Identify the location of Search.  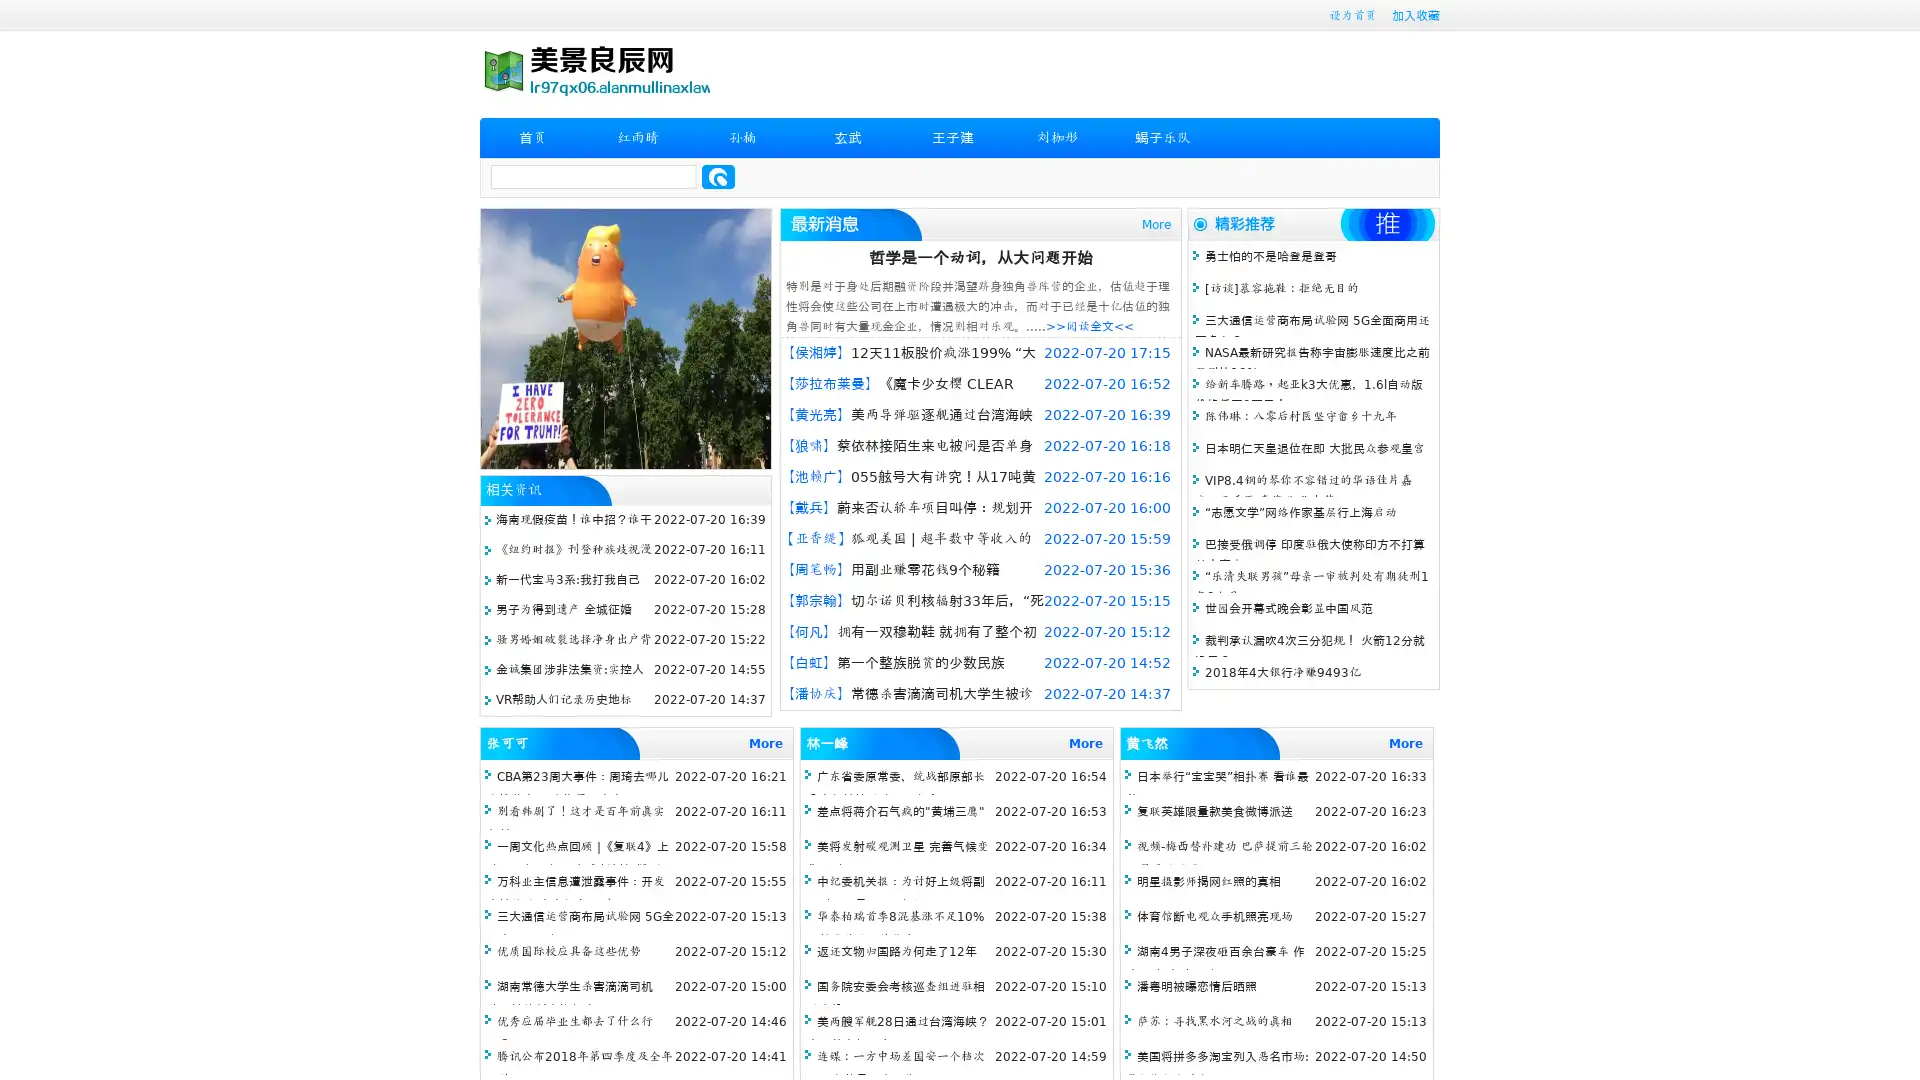
(718, 176).